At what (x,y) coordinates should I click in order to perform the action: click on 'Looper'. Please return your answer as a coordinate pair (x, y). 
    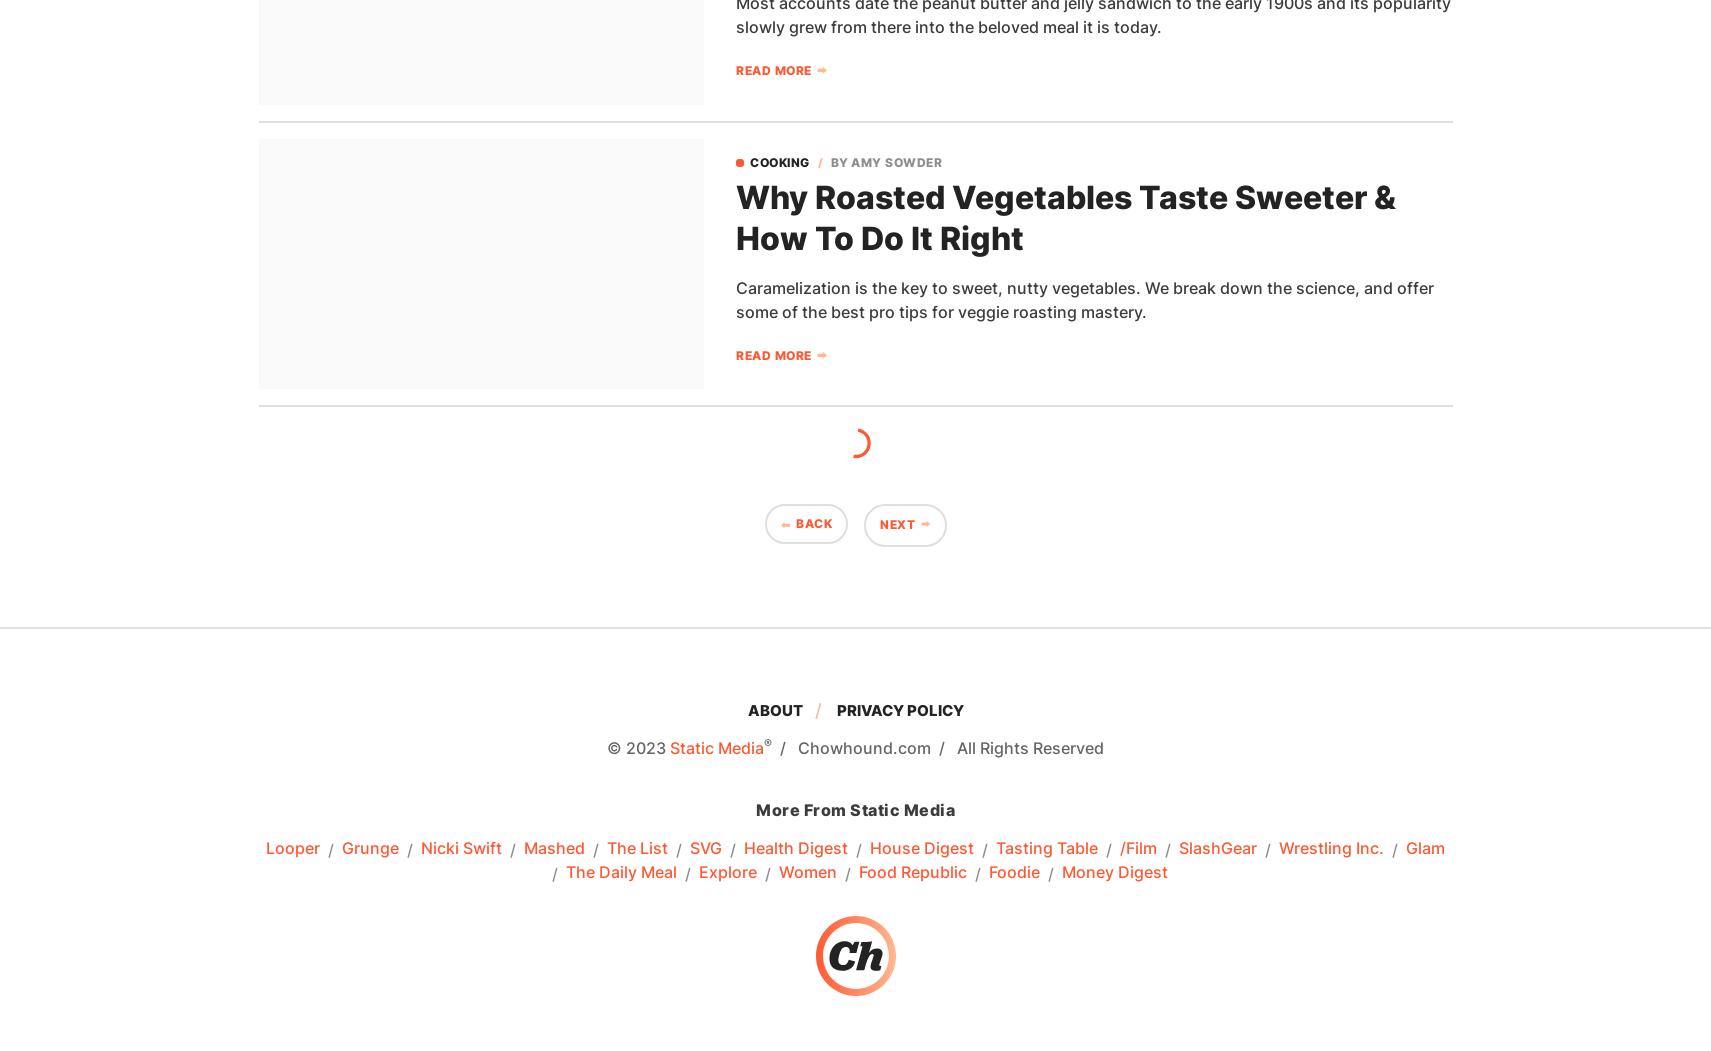
    Looking at the image, I should click on (292, 848).